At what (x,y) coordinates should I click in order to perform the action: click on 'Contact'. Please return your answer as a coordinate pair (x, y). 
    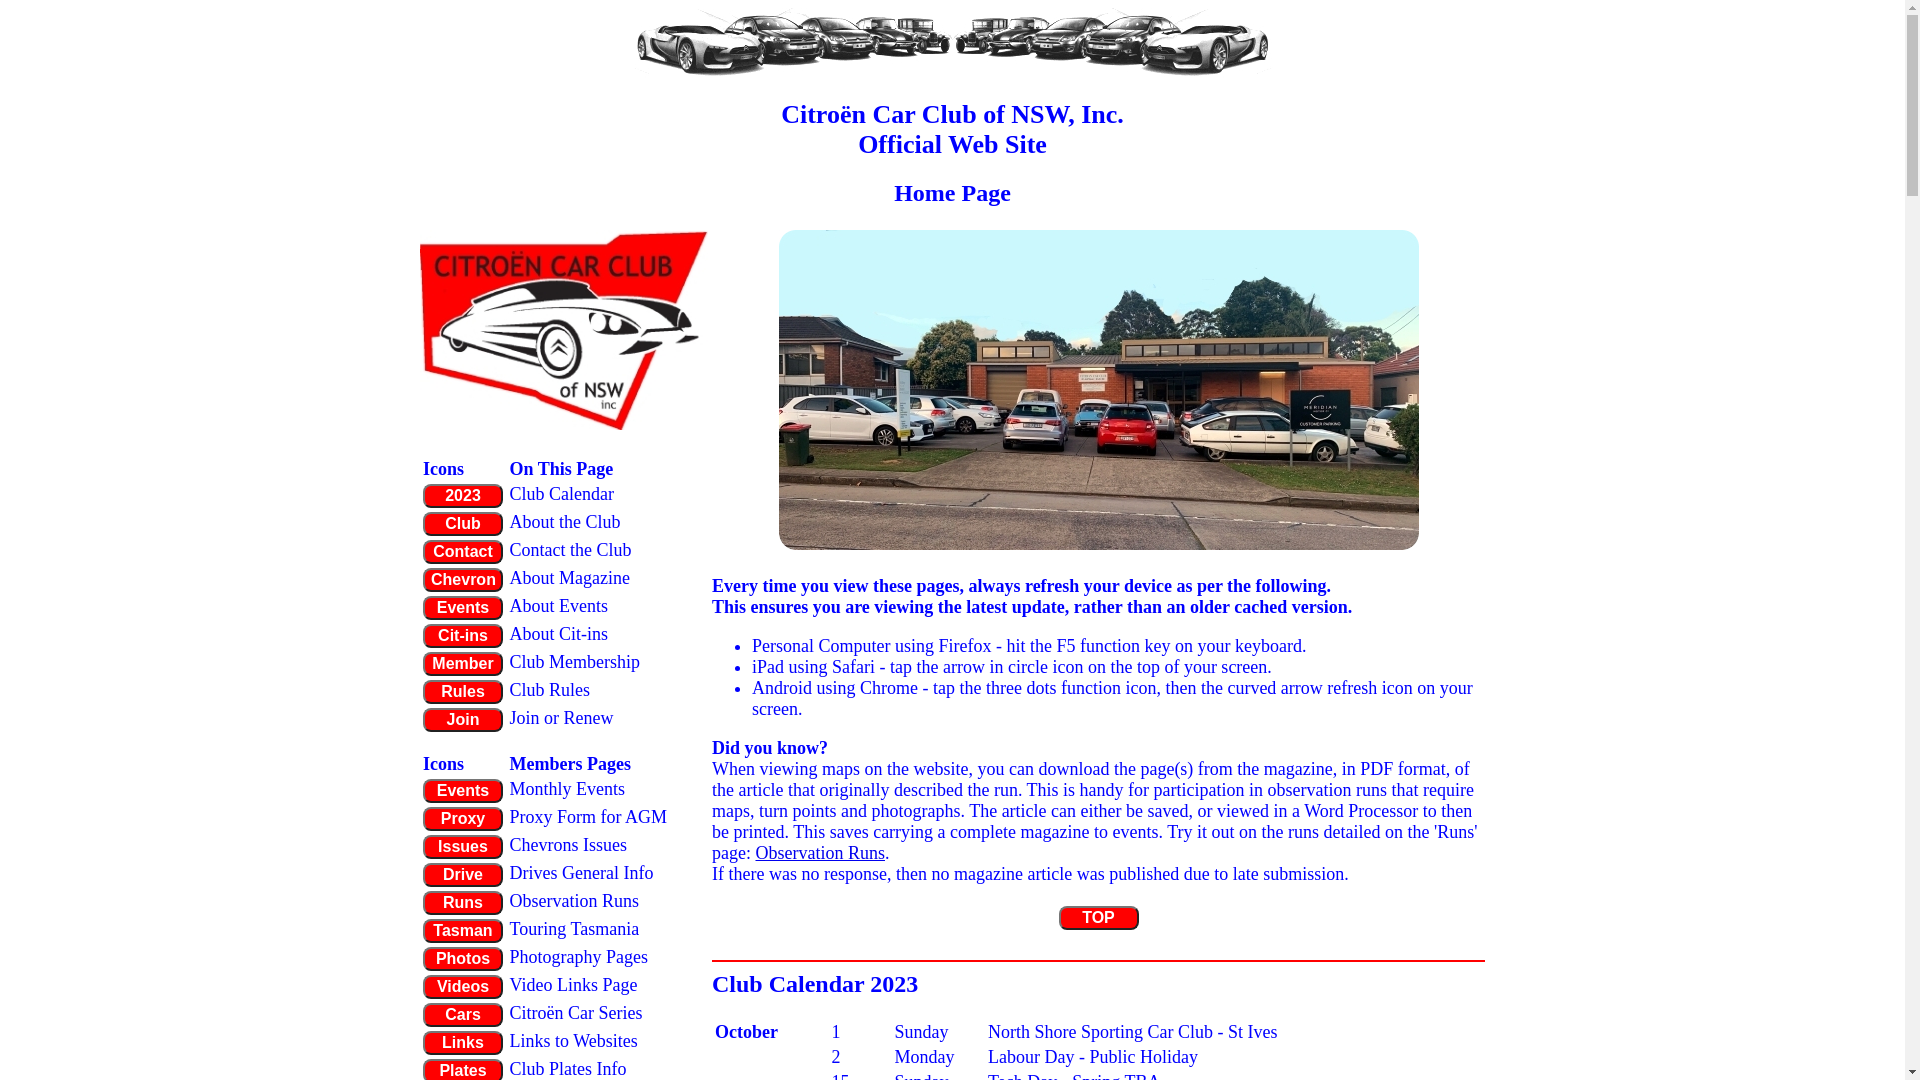
    Looking at the image, I should click on (421, 551).